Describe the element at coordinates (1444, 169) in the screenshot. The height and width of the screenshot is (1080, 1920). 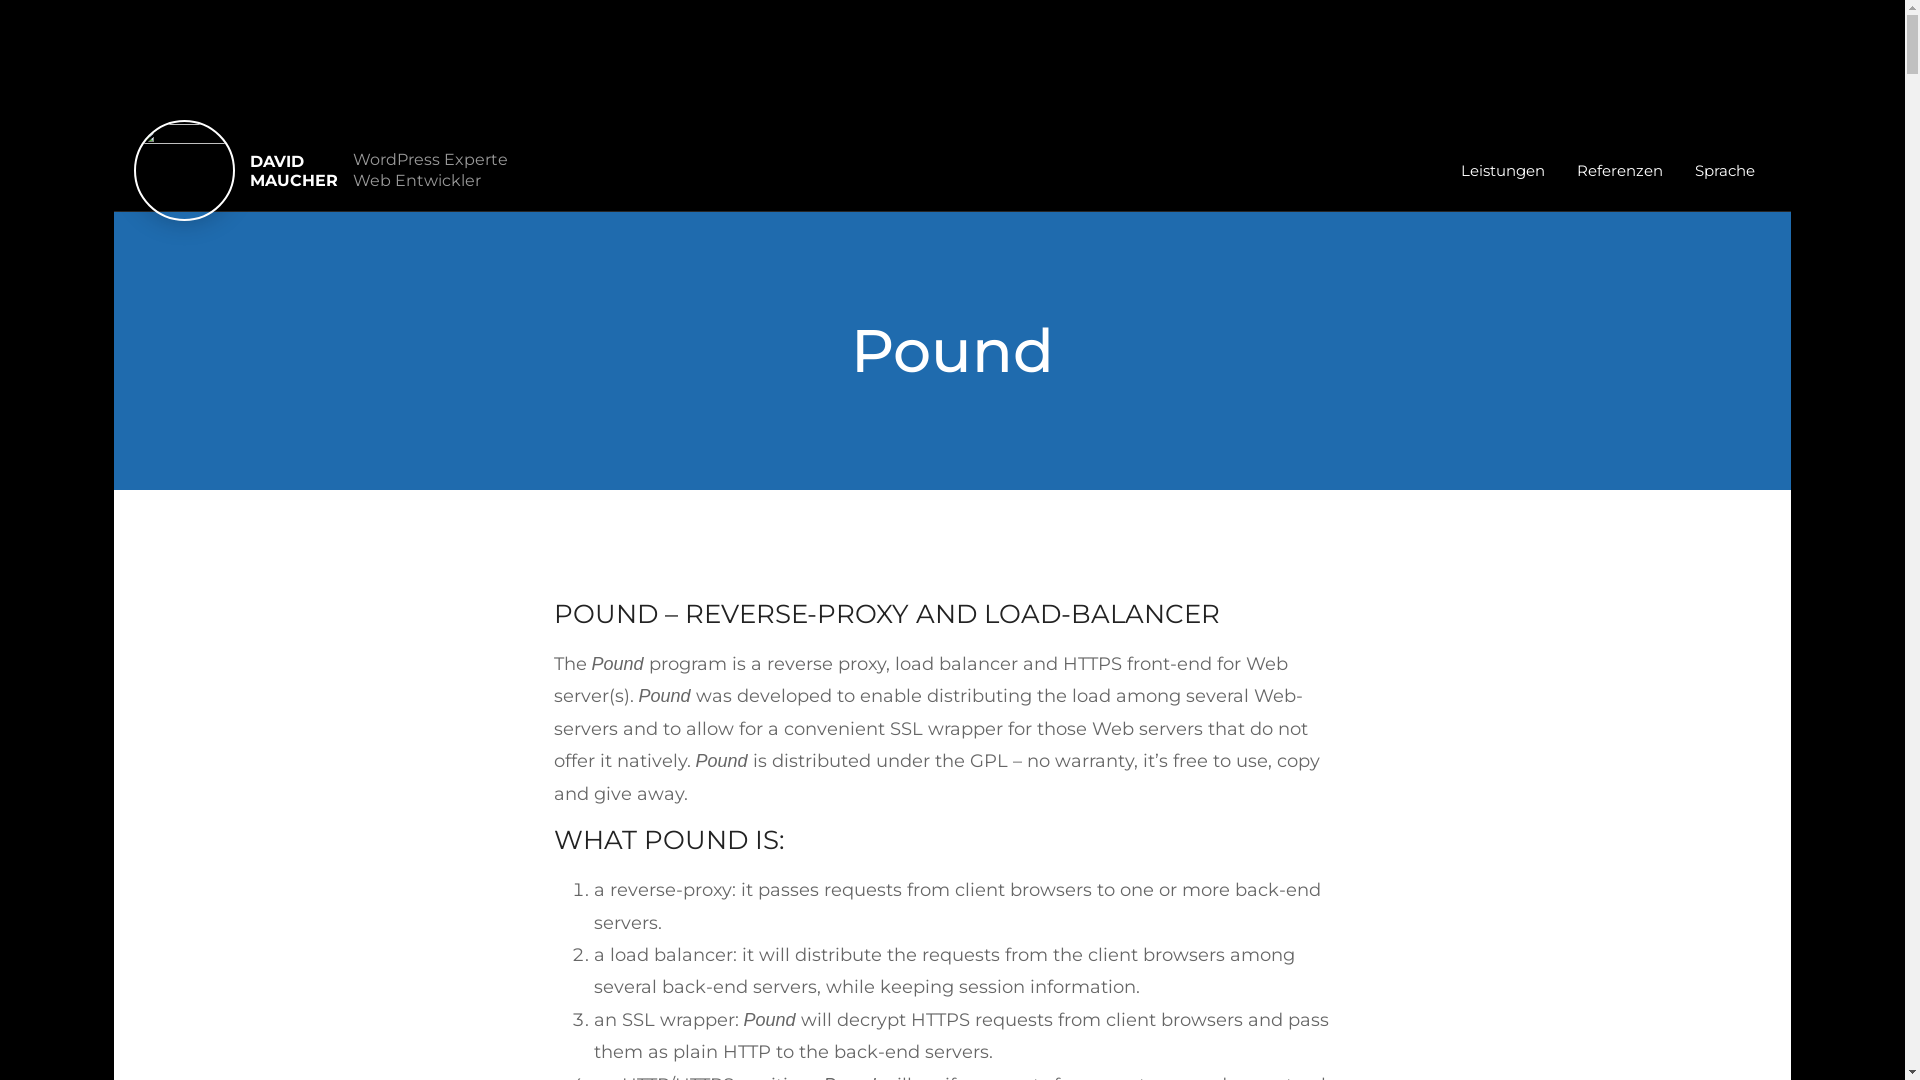
I see `'Leistungen'` at that location.